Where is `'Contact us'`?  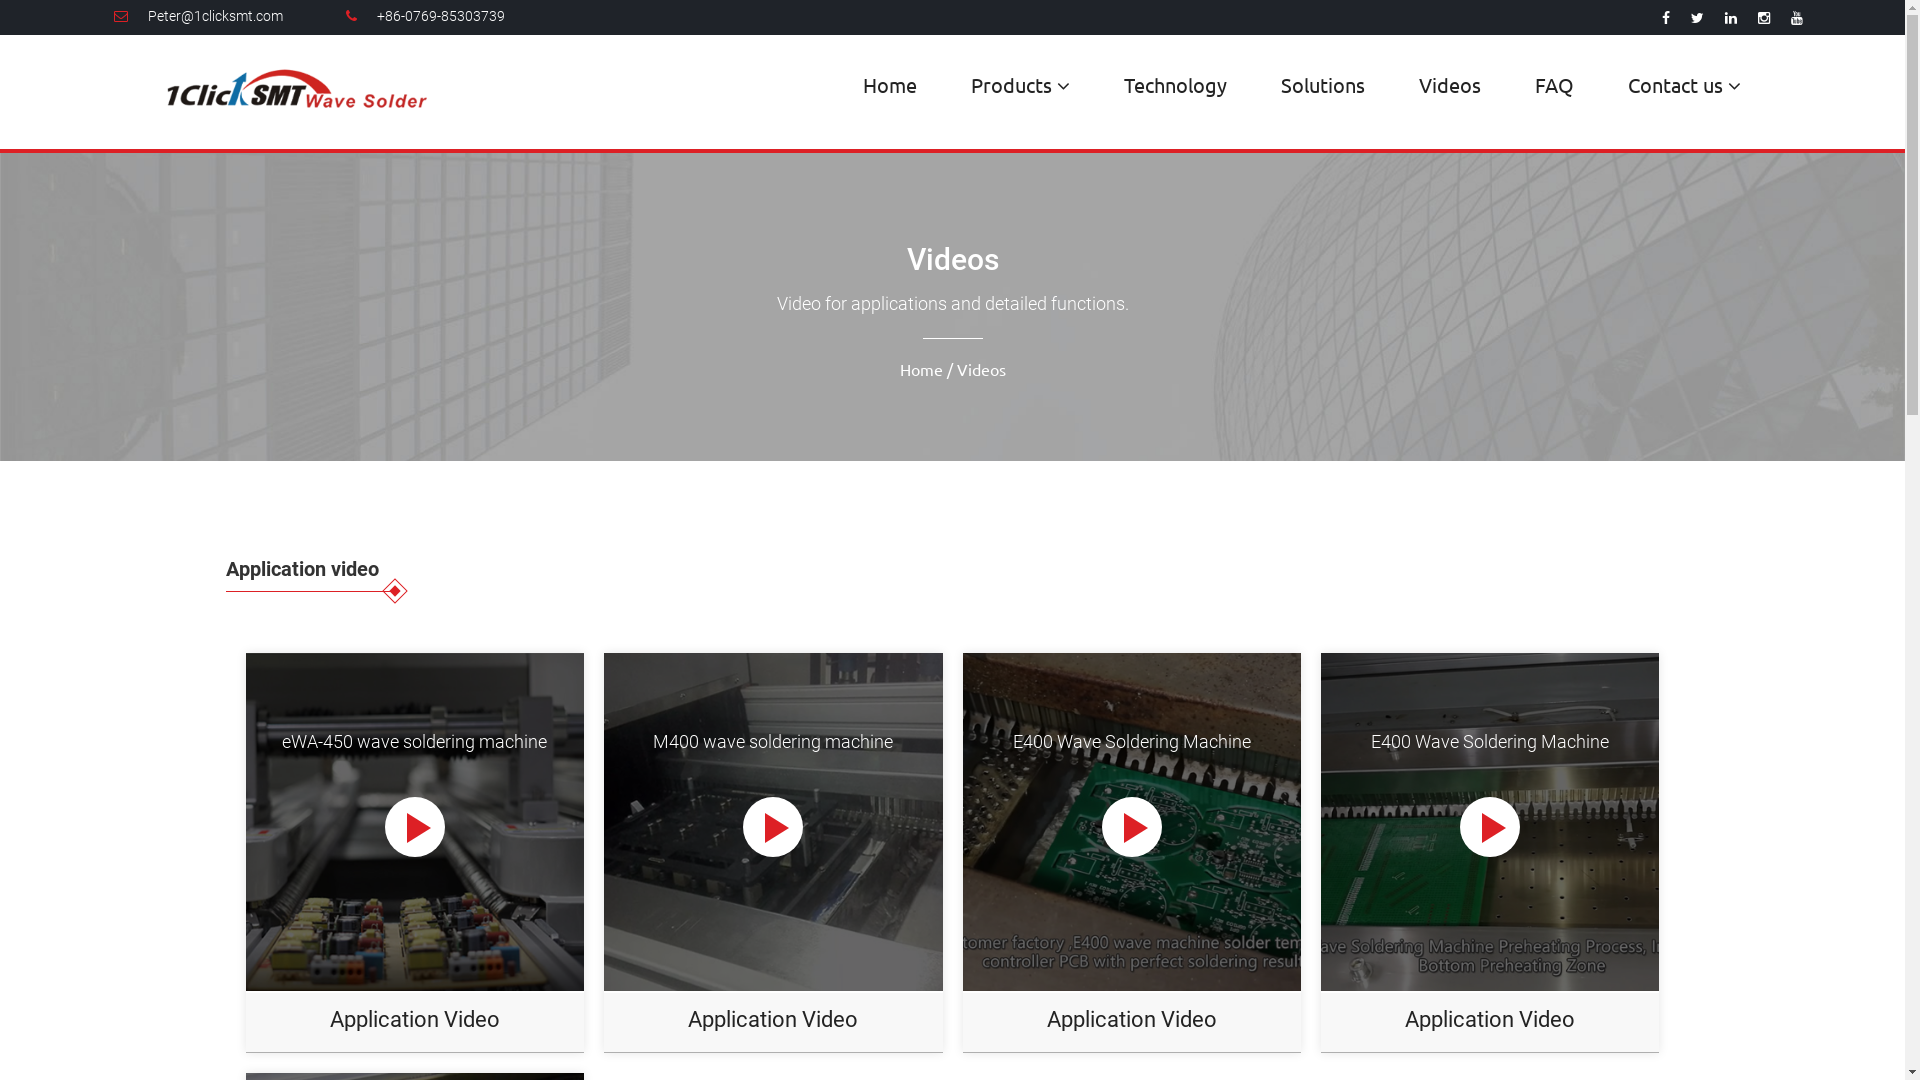 'Contact us' is located at coordinates (1683, 84).